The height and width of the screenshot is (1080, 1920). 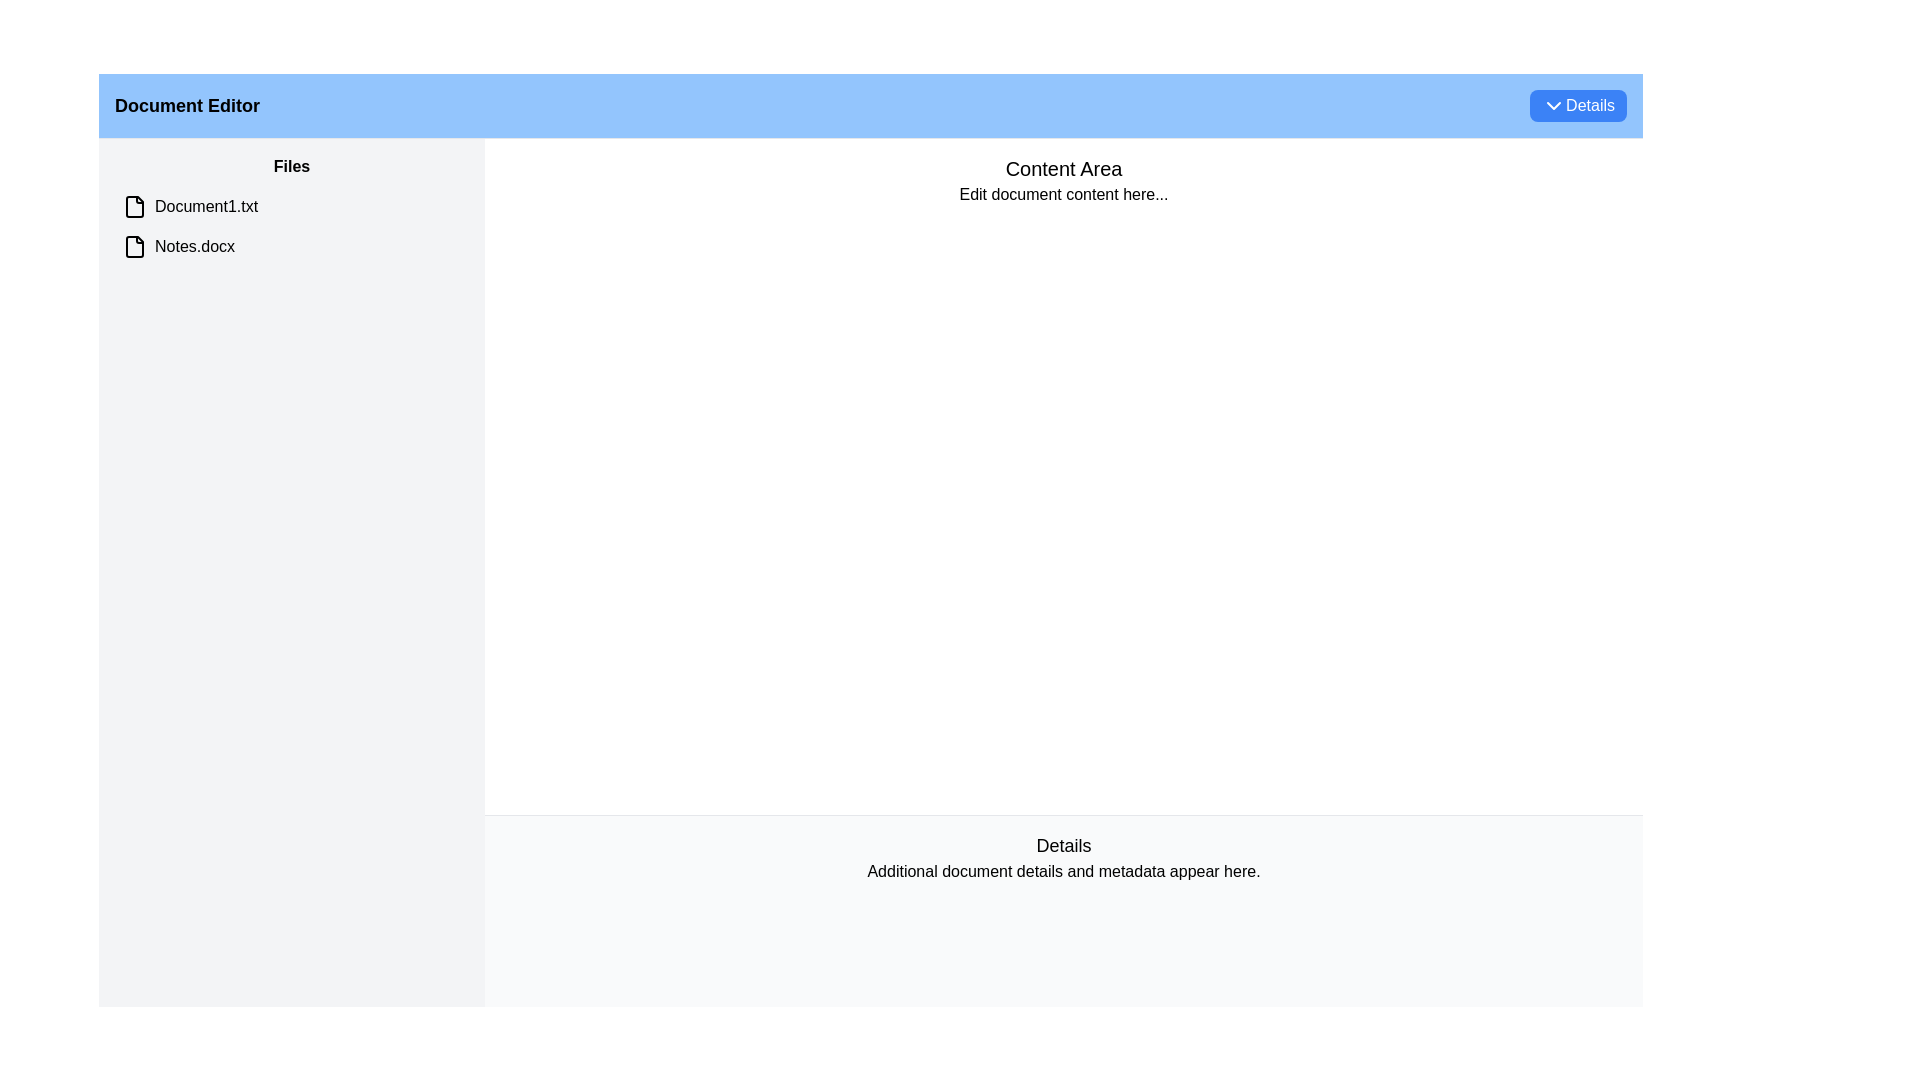 I want to click on guidance text displayed as 'Edit document content here...' located below the 'Content Area' heading in the content area section of the application interface, so click(x=1063, y=195).